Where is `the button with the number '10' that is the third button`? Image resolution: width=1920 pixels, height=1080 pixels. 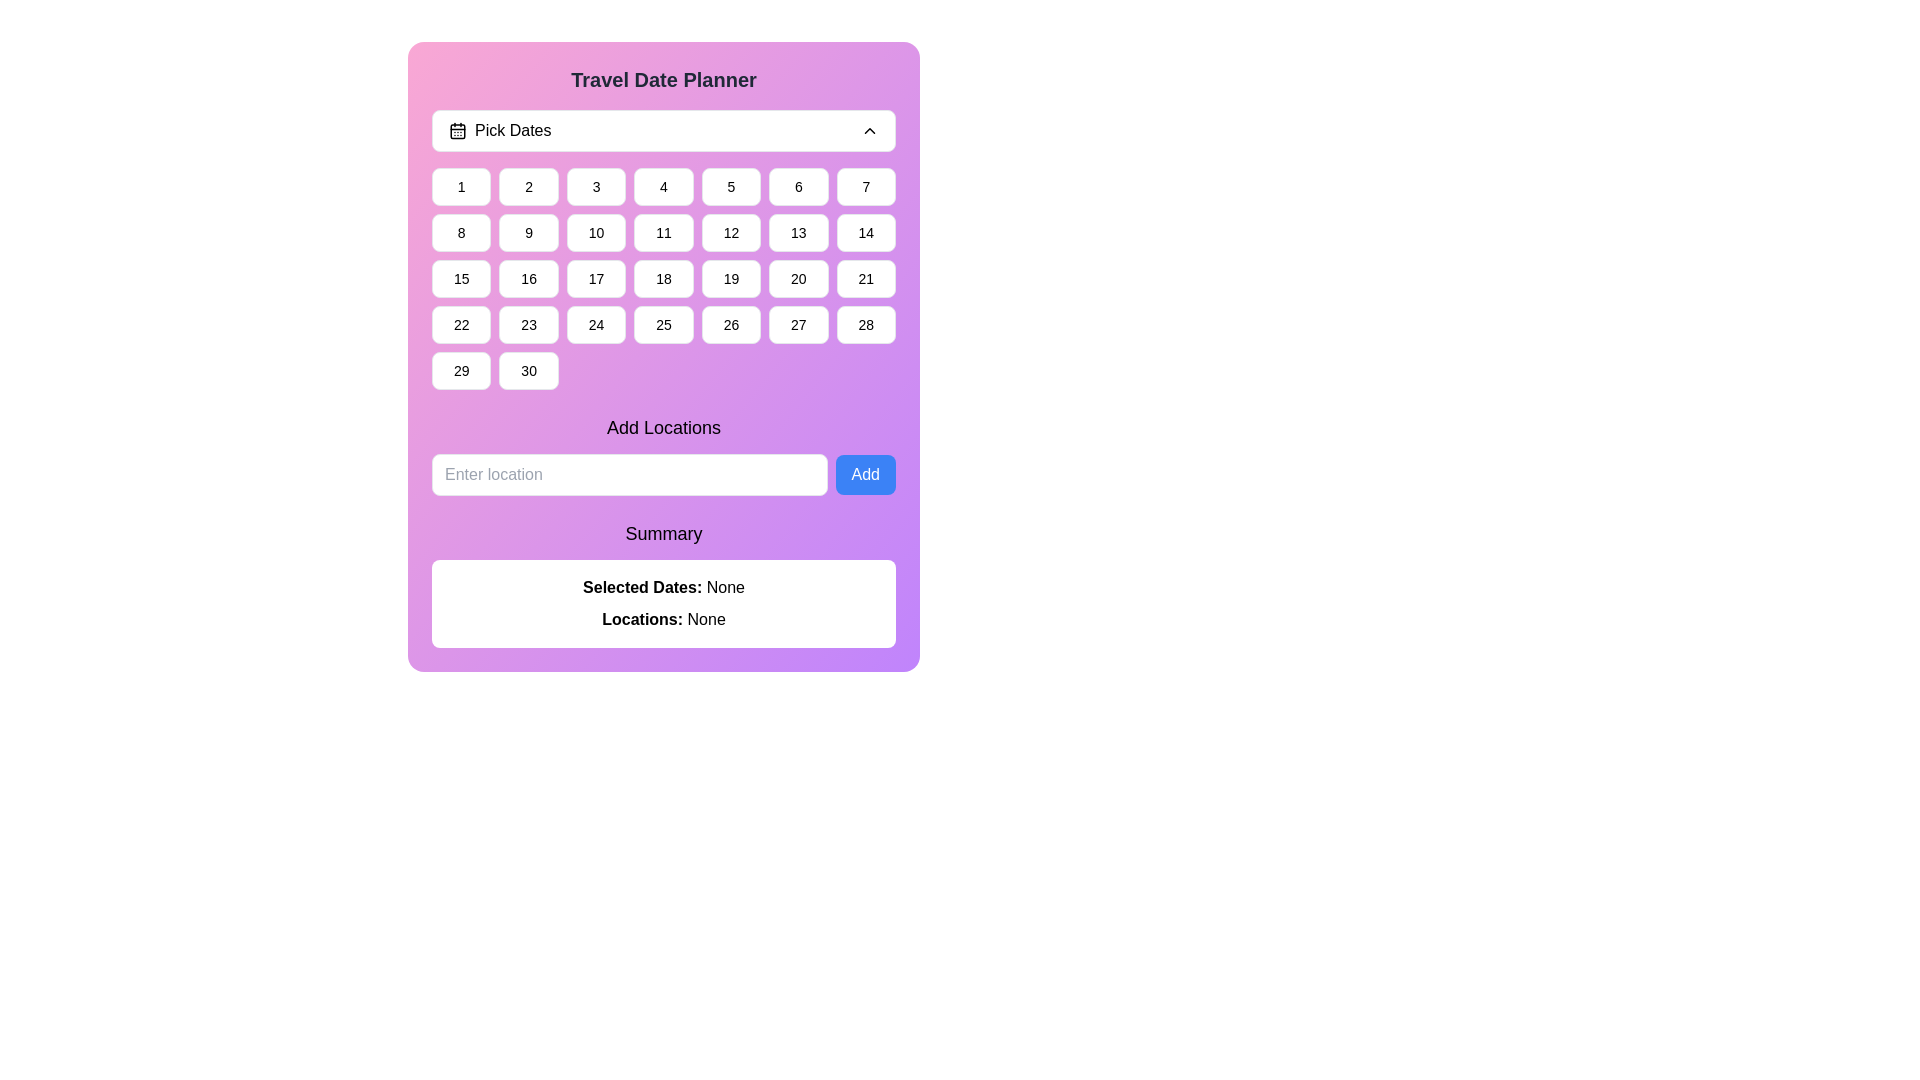 the button with the number '10' that is the third button is located at coordinates (595, 231).